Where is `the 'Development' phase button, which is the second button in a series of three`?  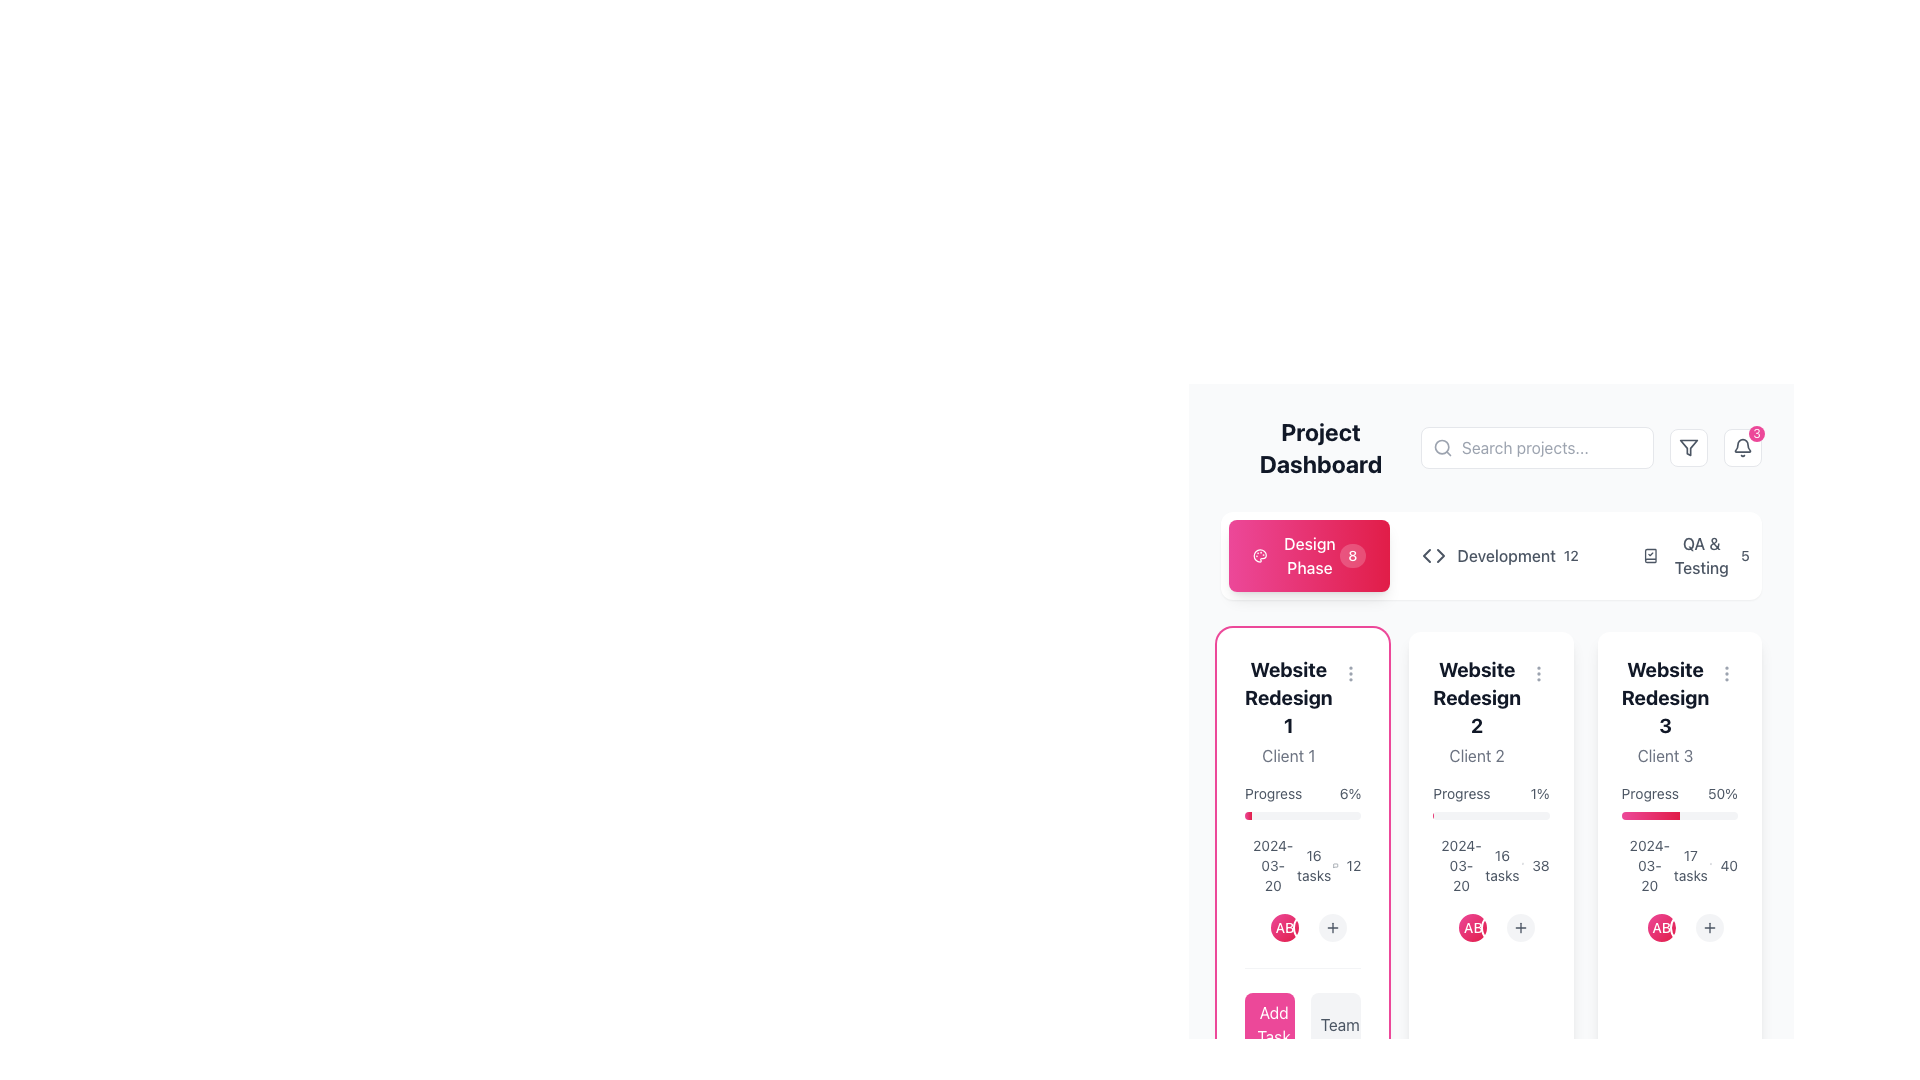
the 'Development' phase button, which is the second button in a series of three is located at coordinates (1503, 555).